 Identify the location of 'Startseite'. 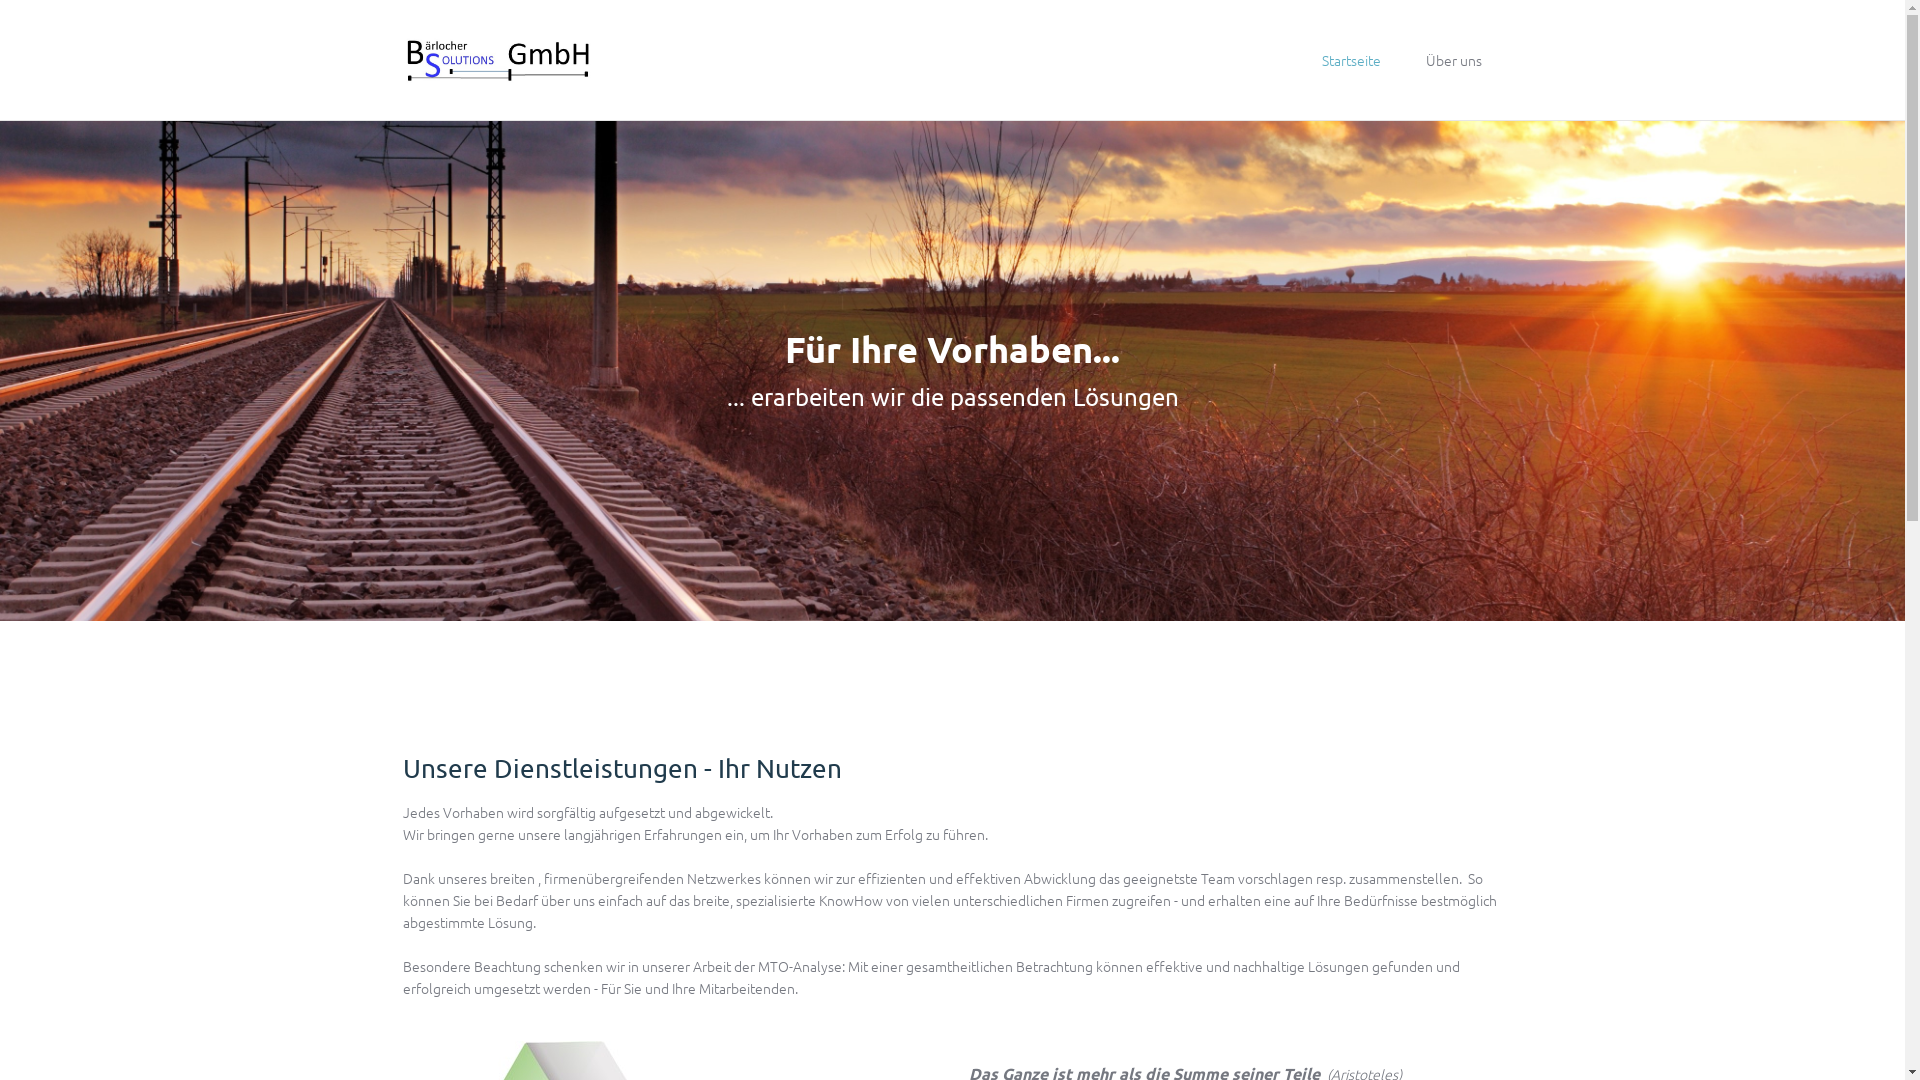
(1351, 59).